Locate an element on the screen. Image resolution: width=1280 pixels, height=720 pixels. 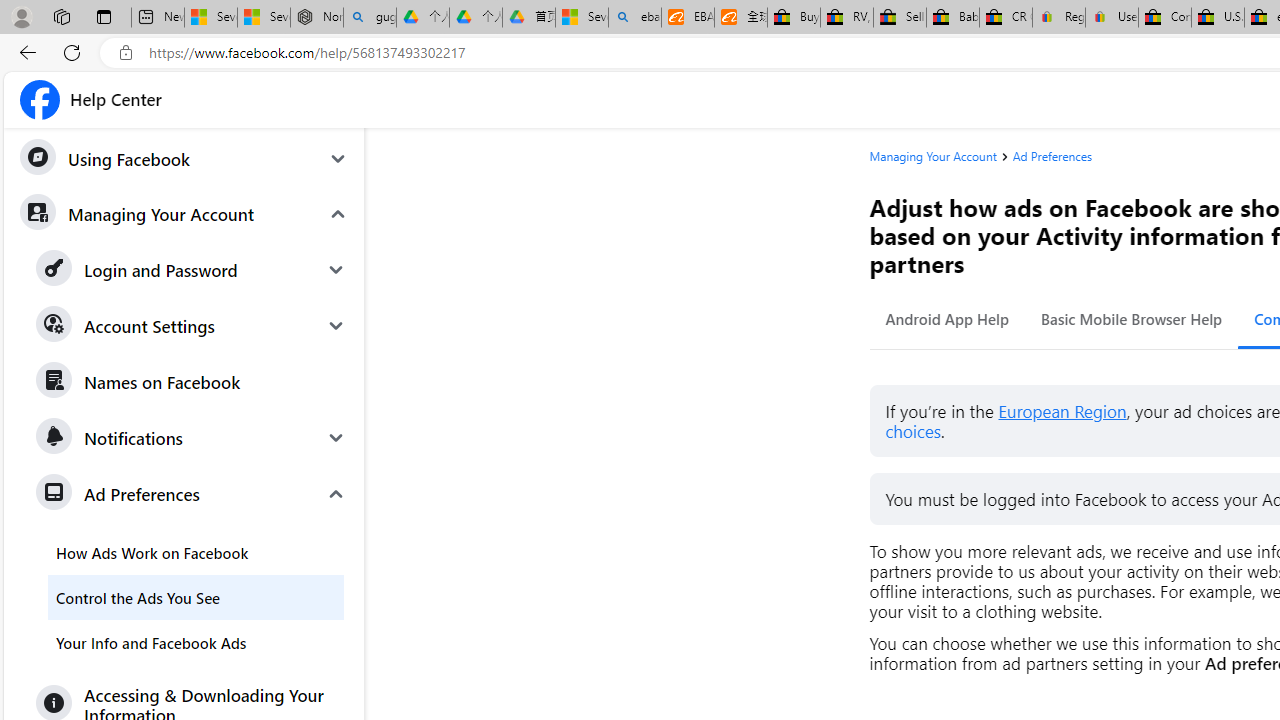
'Account Settings Expand' is located at coordinates (192, 325).